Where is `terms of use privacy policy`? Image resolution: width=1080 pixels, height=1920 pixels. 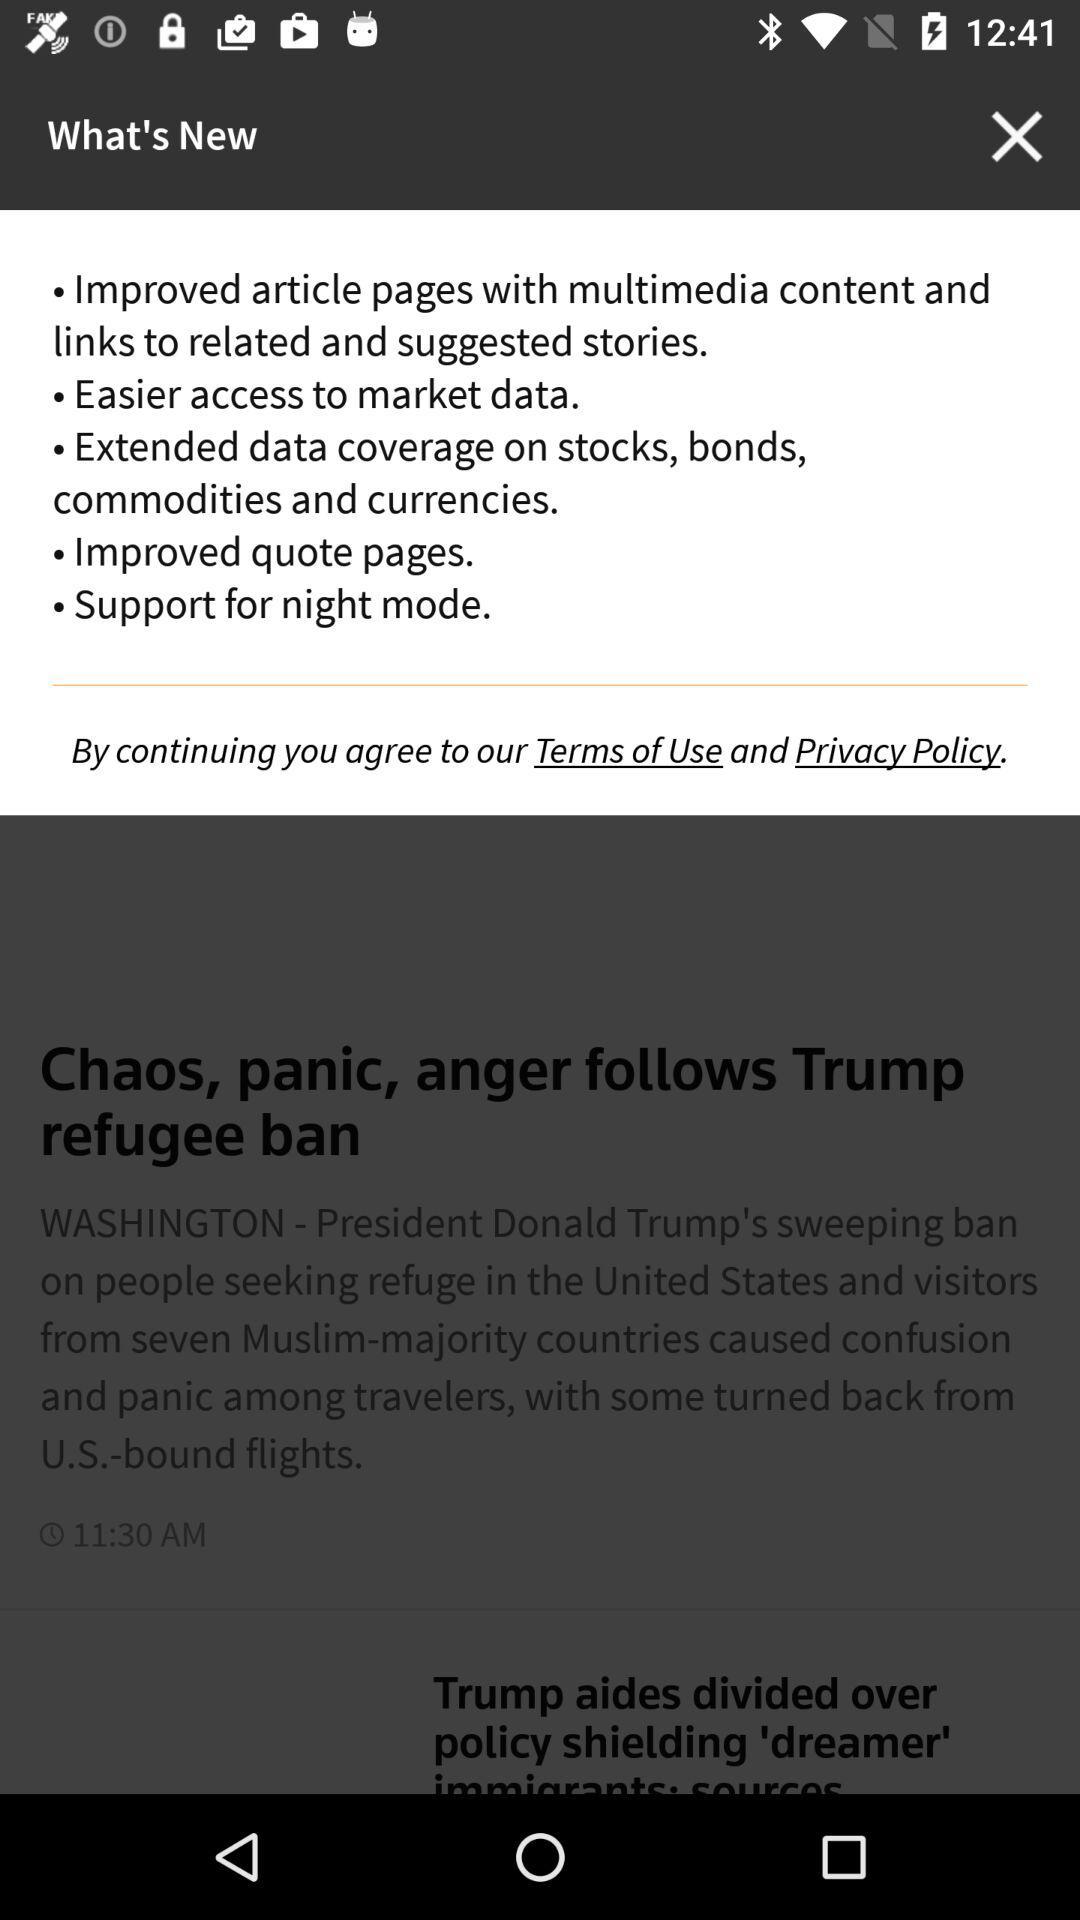
terms of use privacy policy is located at coordinates (540, 749).